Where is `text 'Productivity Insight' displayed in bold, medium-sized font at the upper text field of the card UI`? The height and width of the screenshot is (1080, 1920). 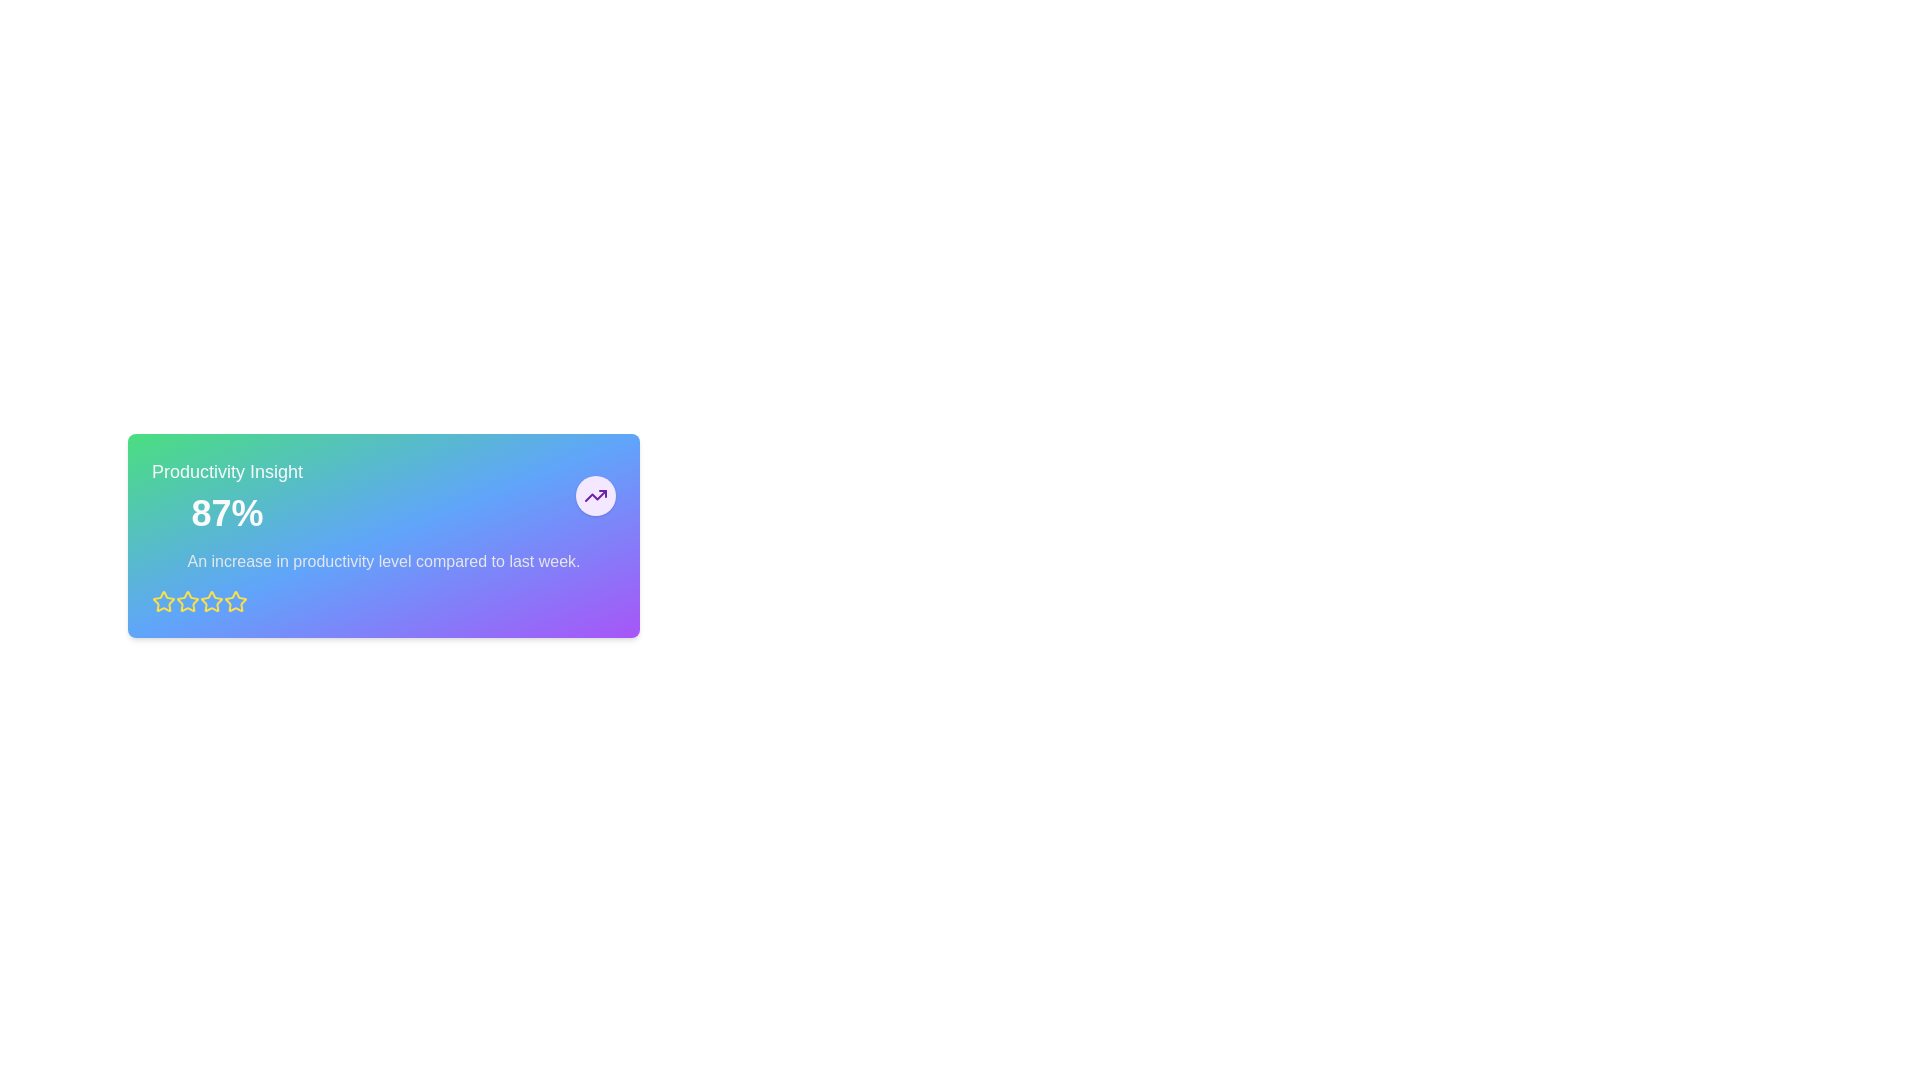
text 'Productivity Insight' displayed in bold, medium-sized font at the upper text field of the card UI is located at coordinates (227, 471).